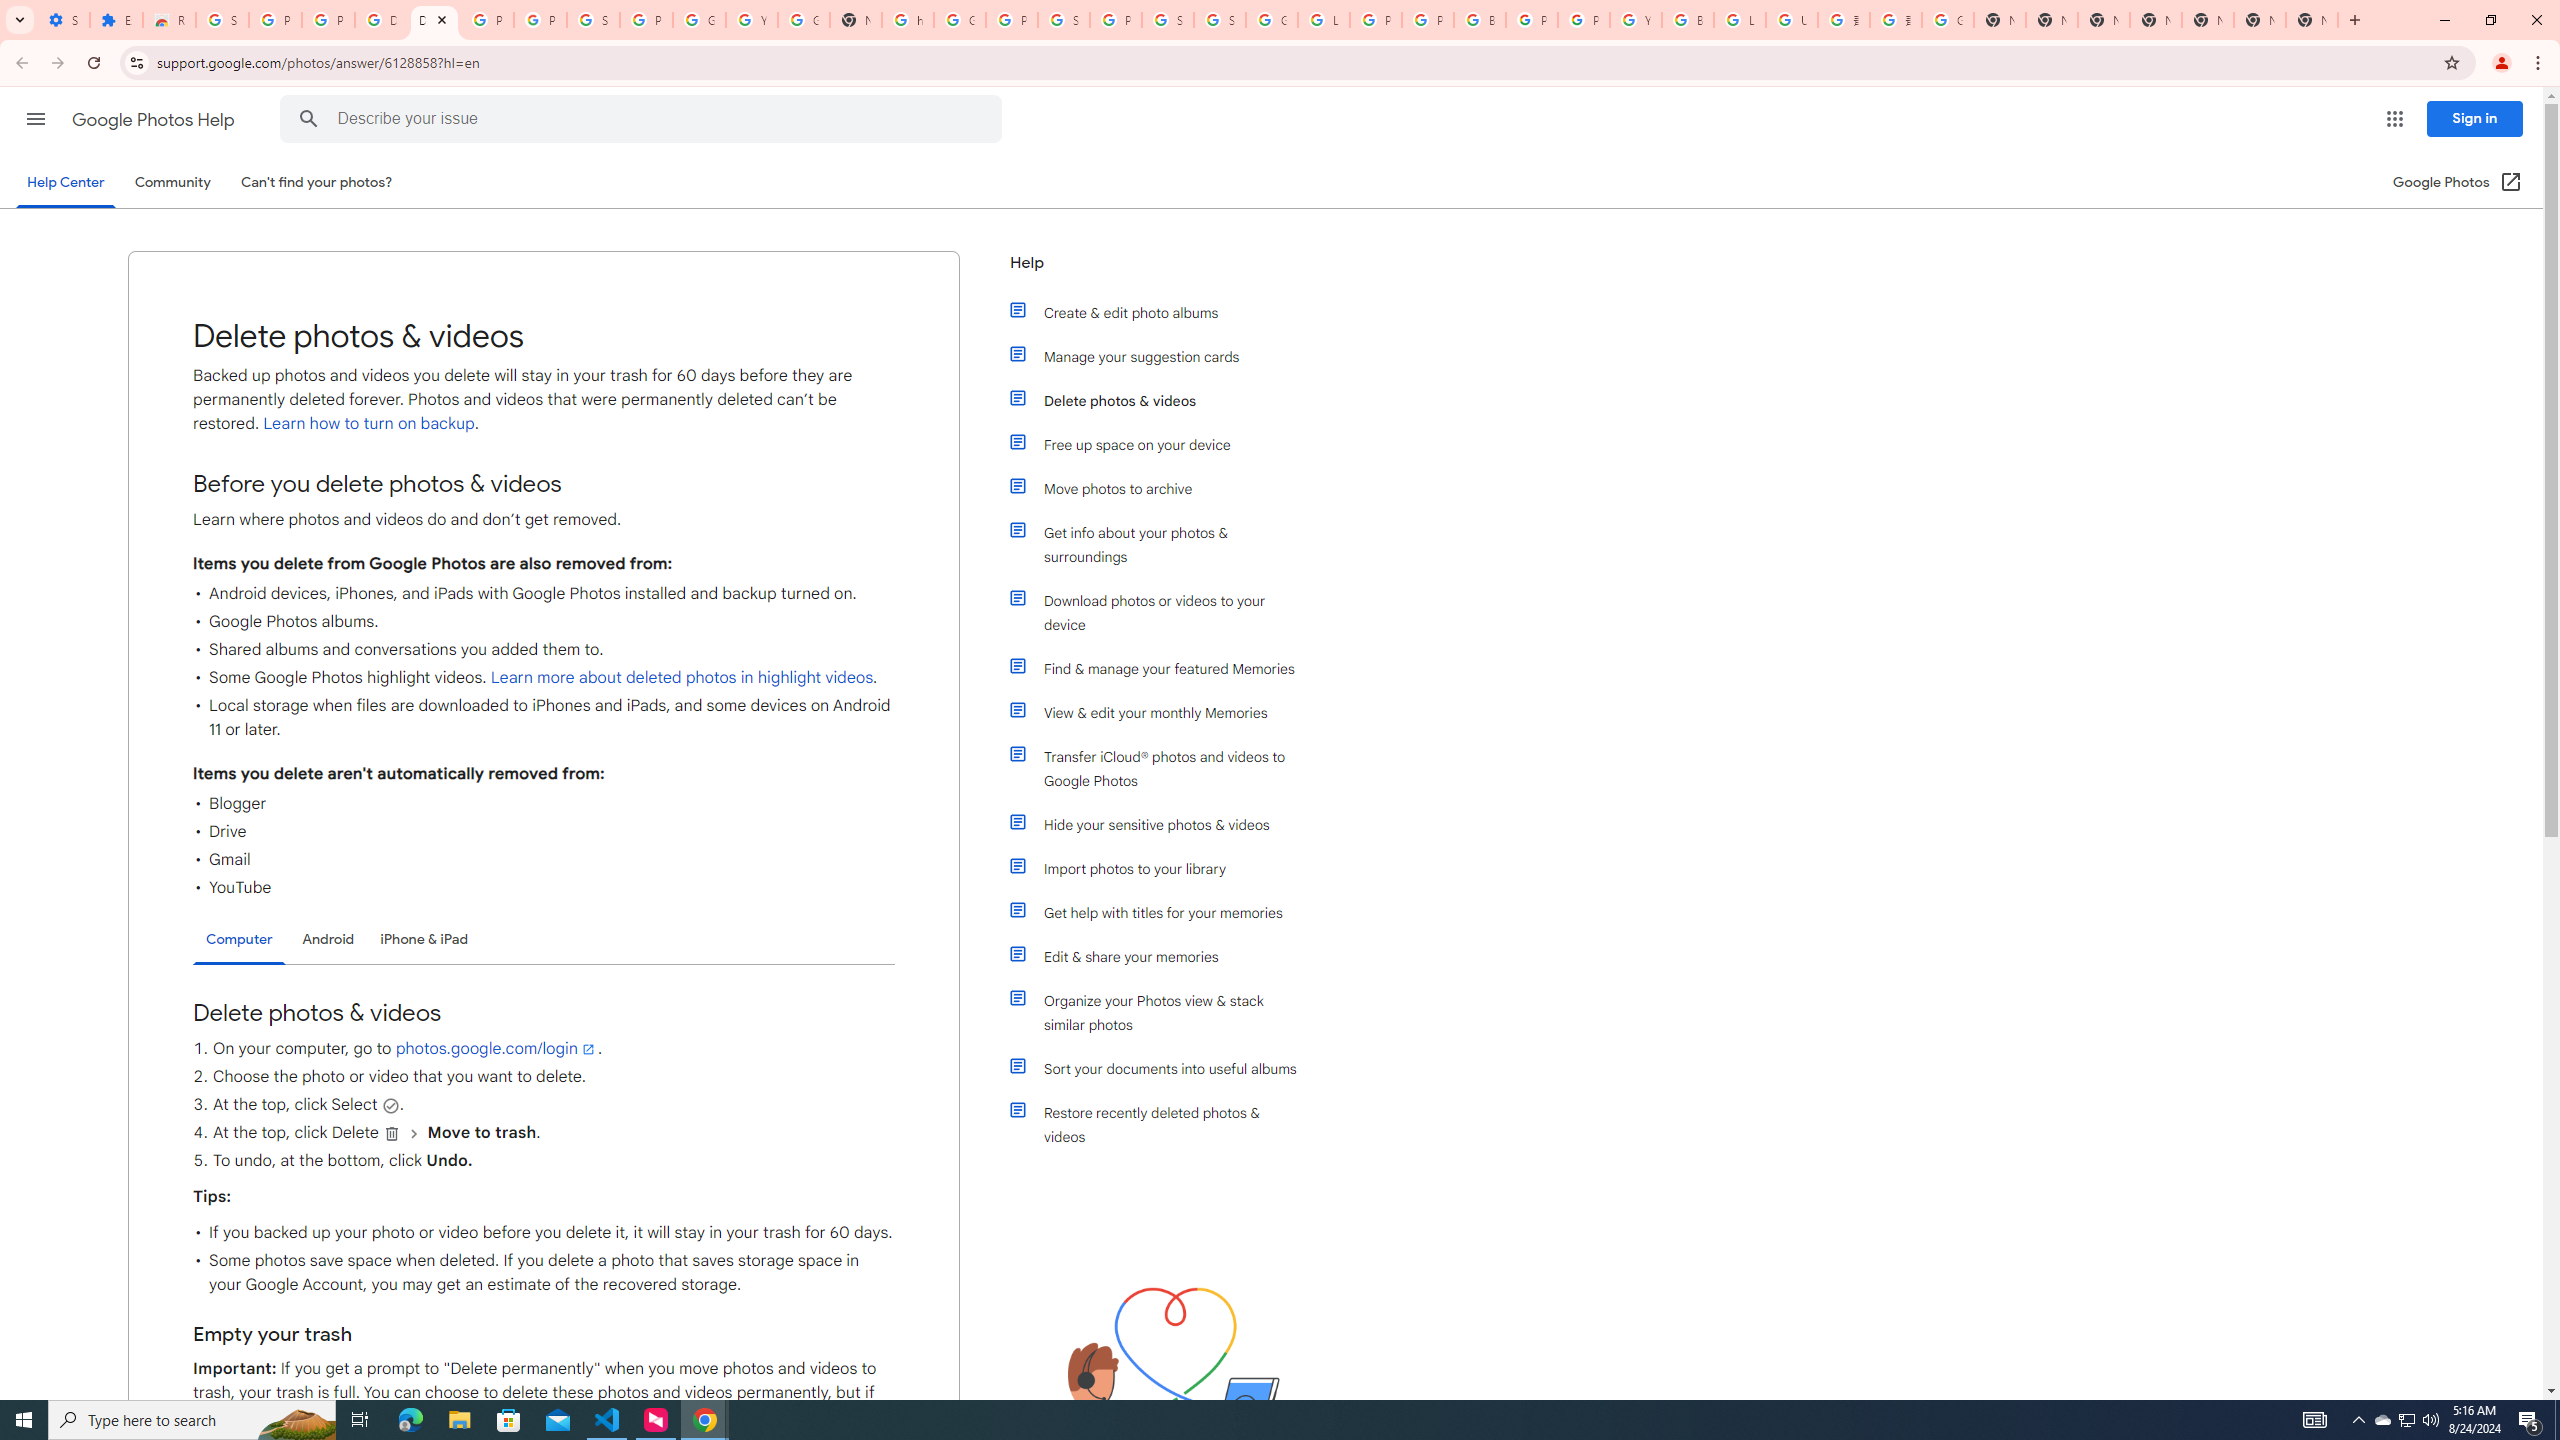 The image size is (2560, 1440). Describe the element at coordinates (327, 938) in the screenshot. I see `'Android'` at that location.